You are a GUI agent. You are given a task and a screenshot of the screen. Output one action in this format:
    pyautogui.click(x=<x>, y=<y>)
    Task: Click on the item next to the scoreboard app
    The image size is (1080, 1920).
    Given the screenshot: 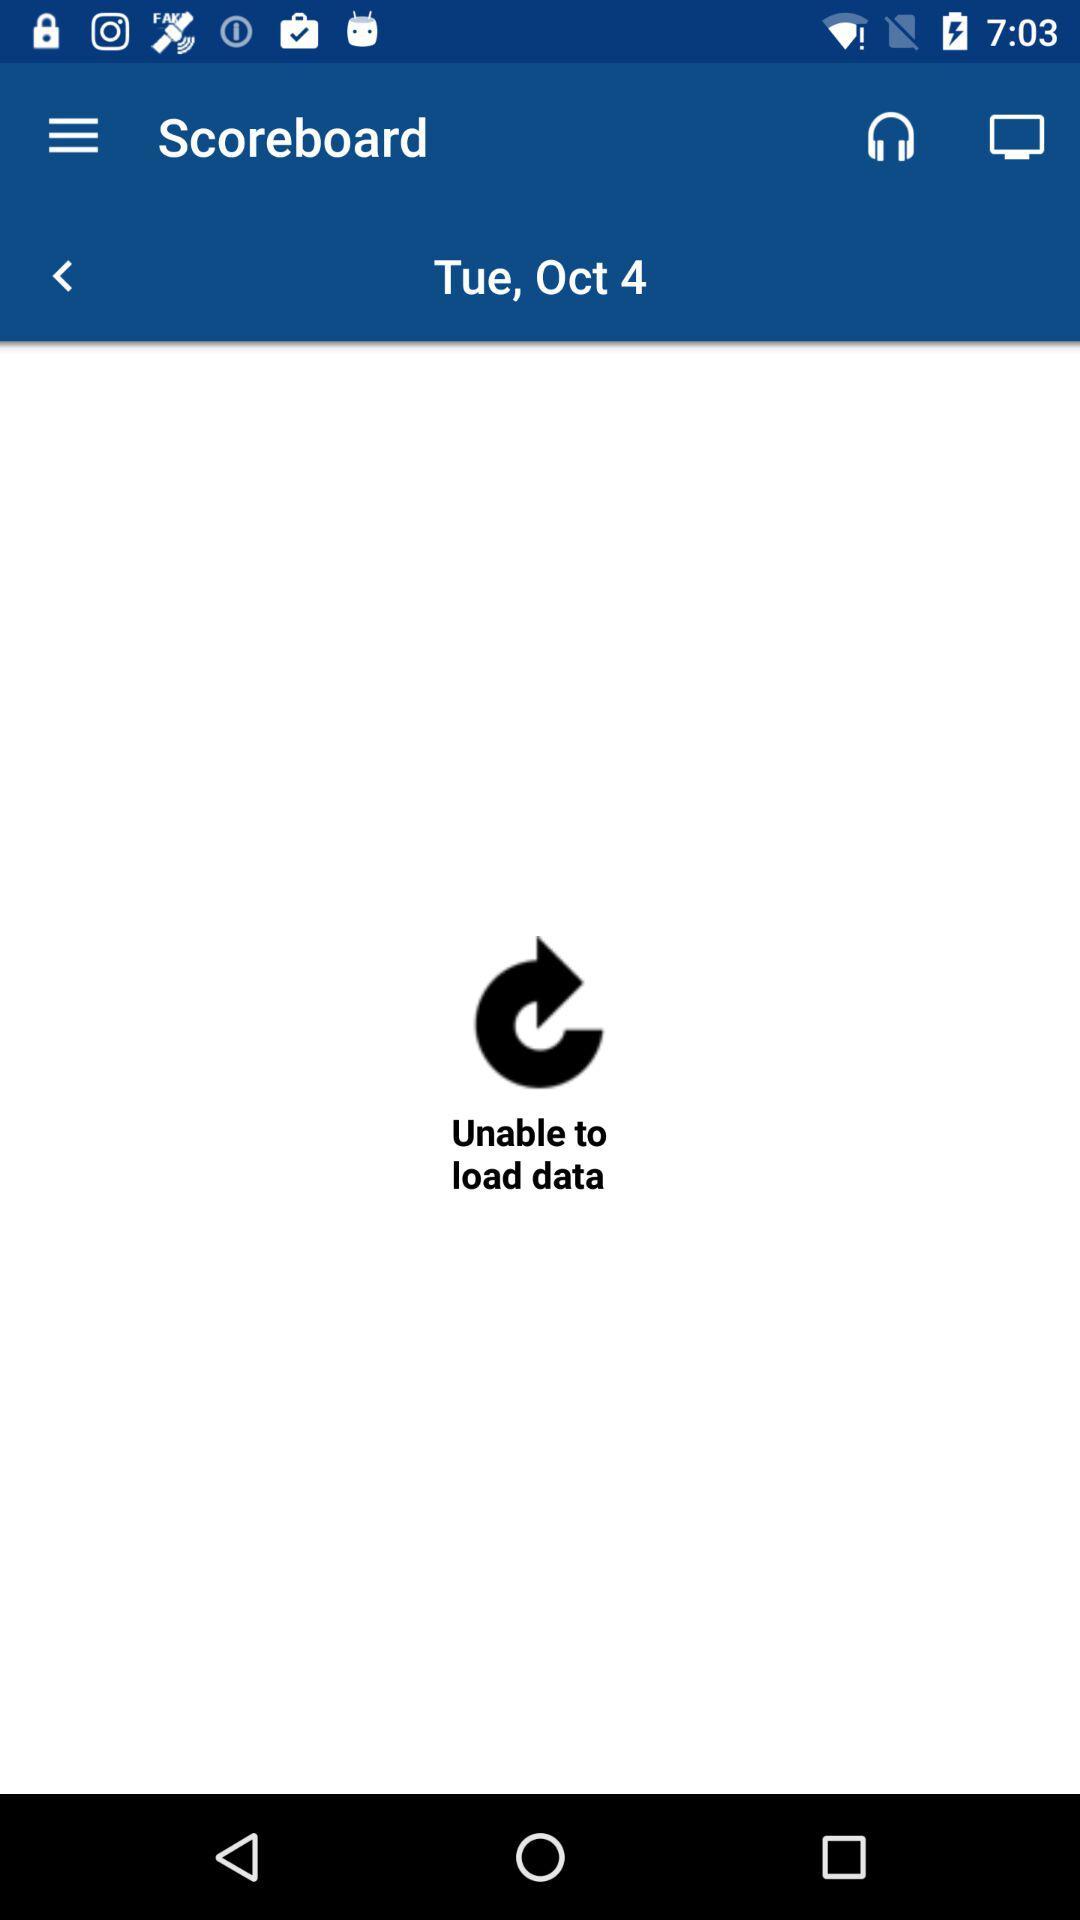 What is the action you would take?
    pyautogui.click(x=72, y=135)
    